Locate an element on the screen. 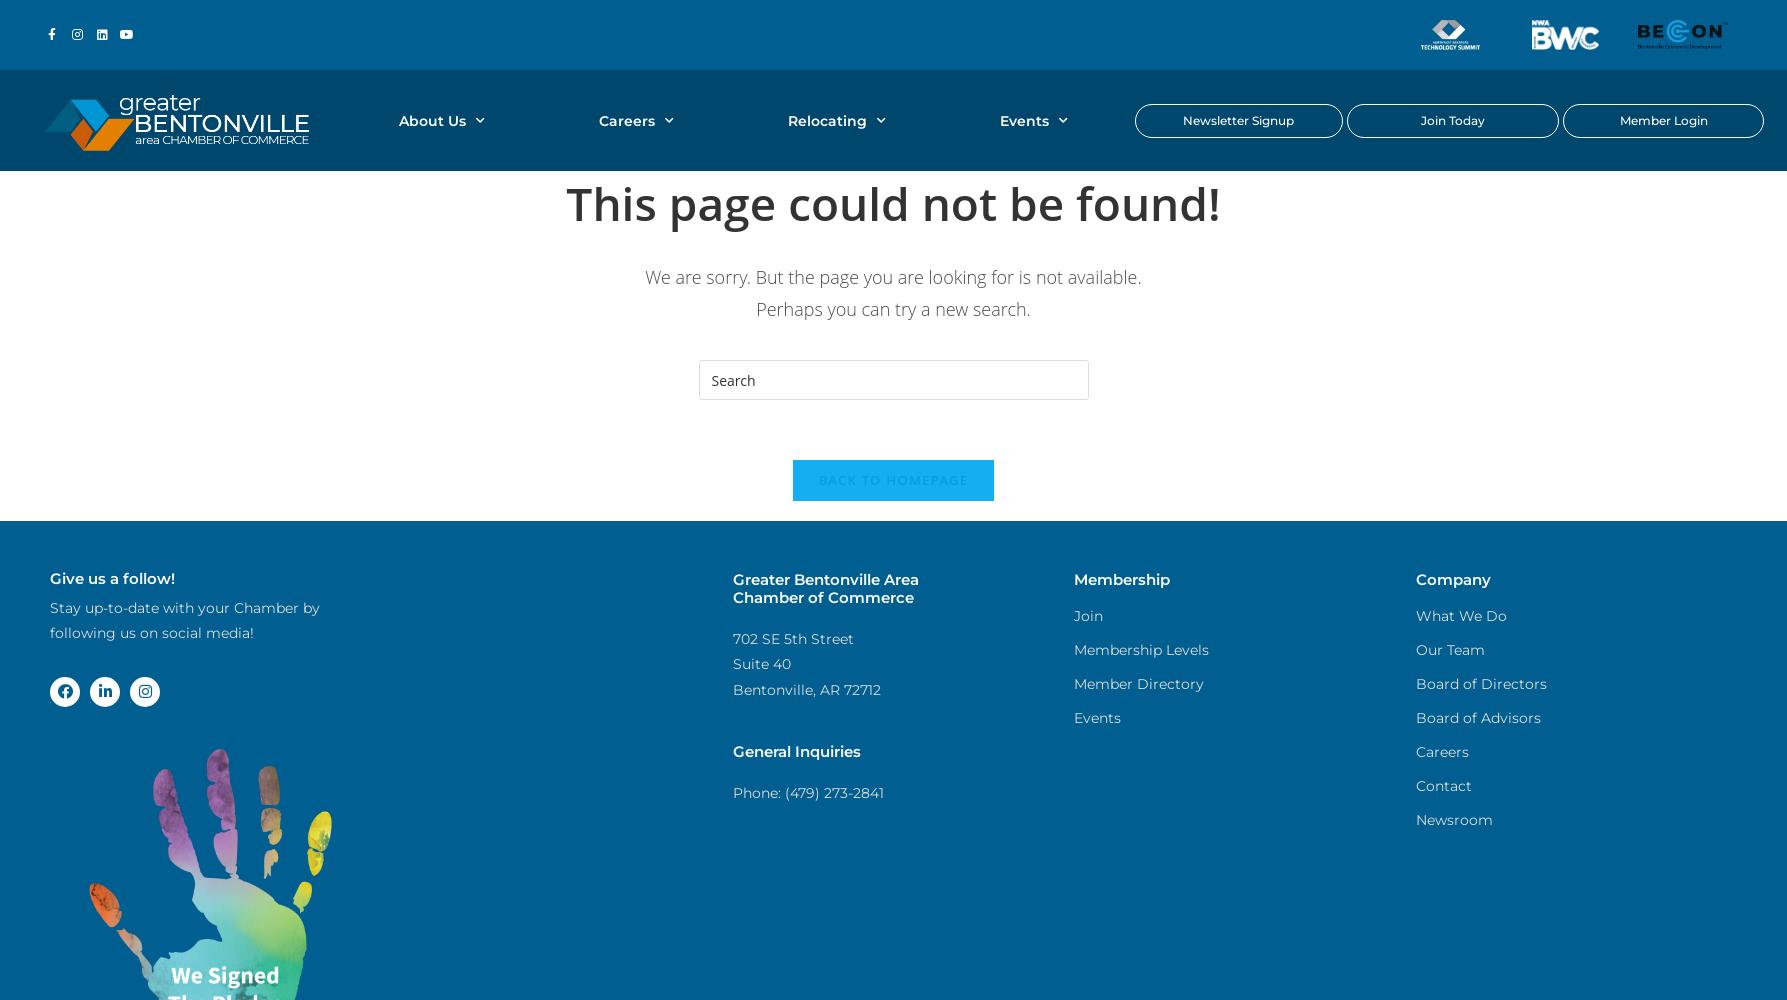 Image resolution: width=1787 pixels, height=1000 pixels. 'Board of Advisors' is located at coordinates (1477, 717).